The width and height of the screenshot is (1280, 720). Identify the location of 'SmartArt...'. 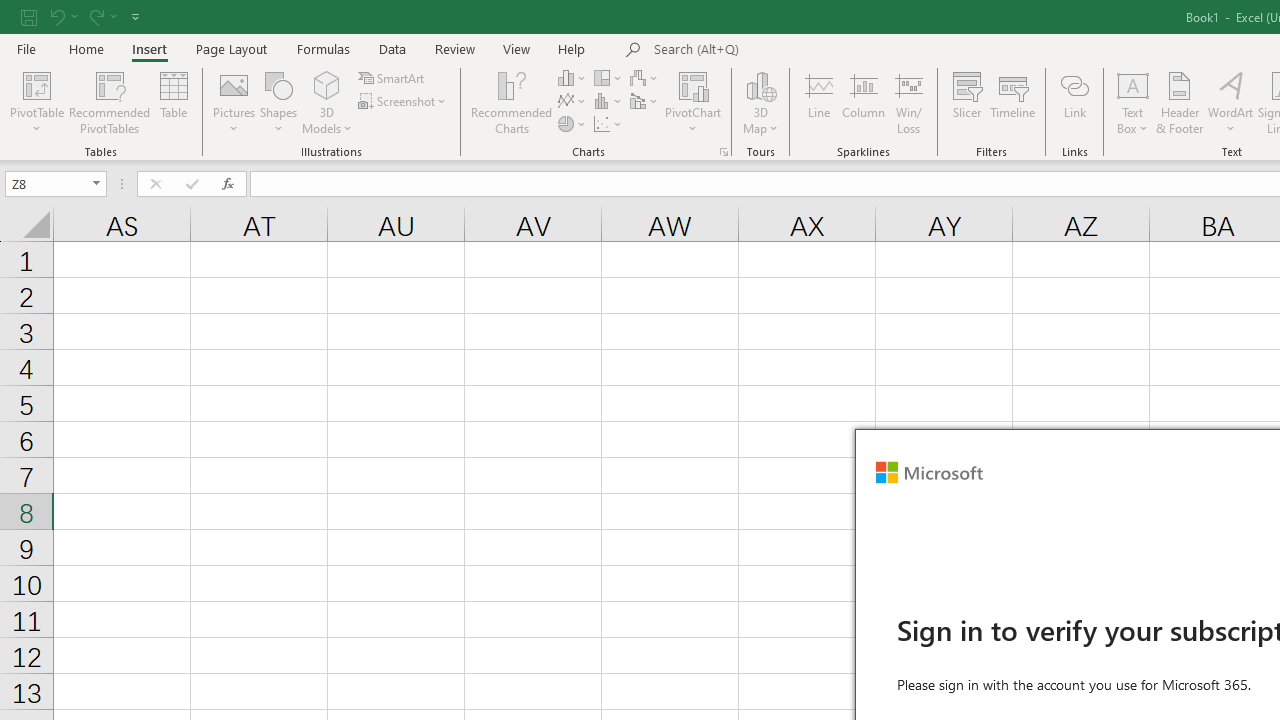
(392, 77).